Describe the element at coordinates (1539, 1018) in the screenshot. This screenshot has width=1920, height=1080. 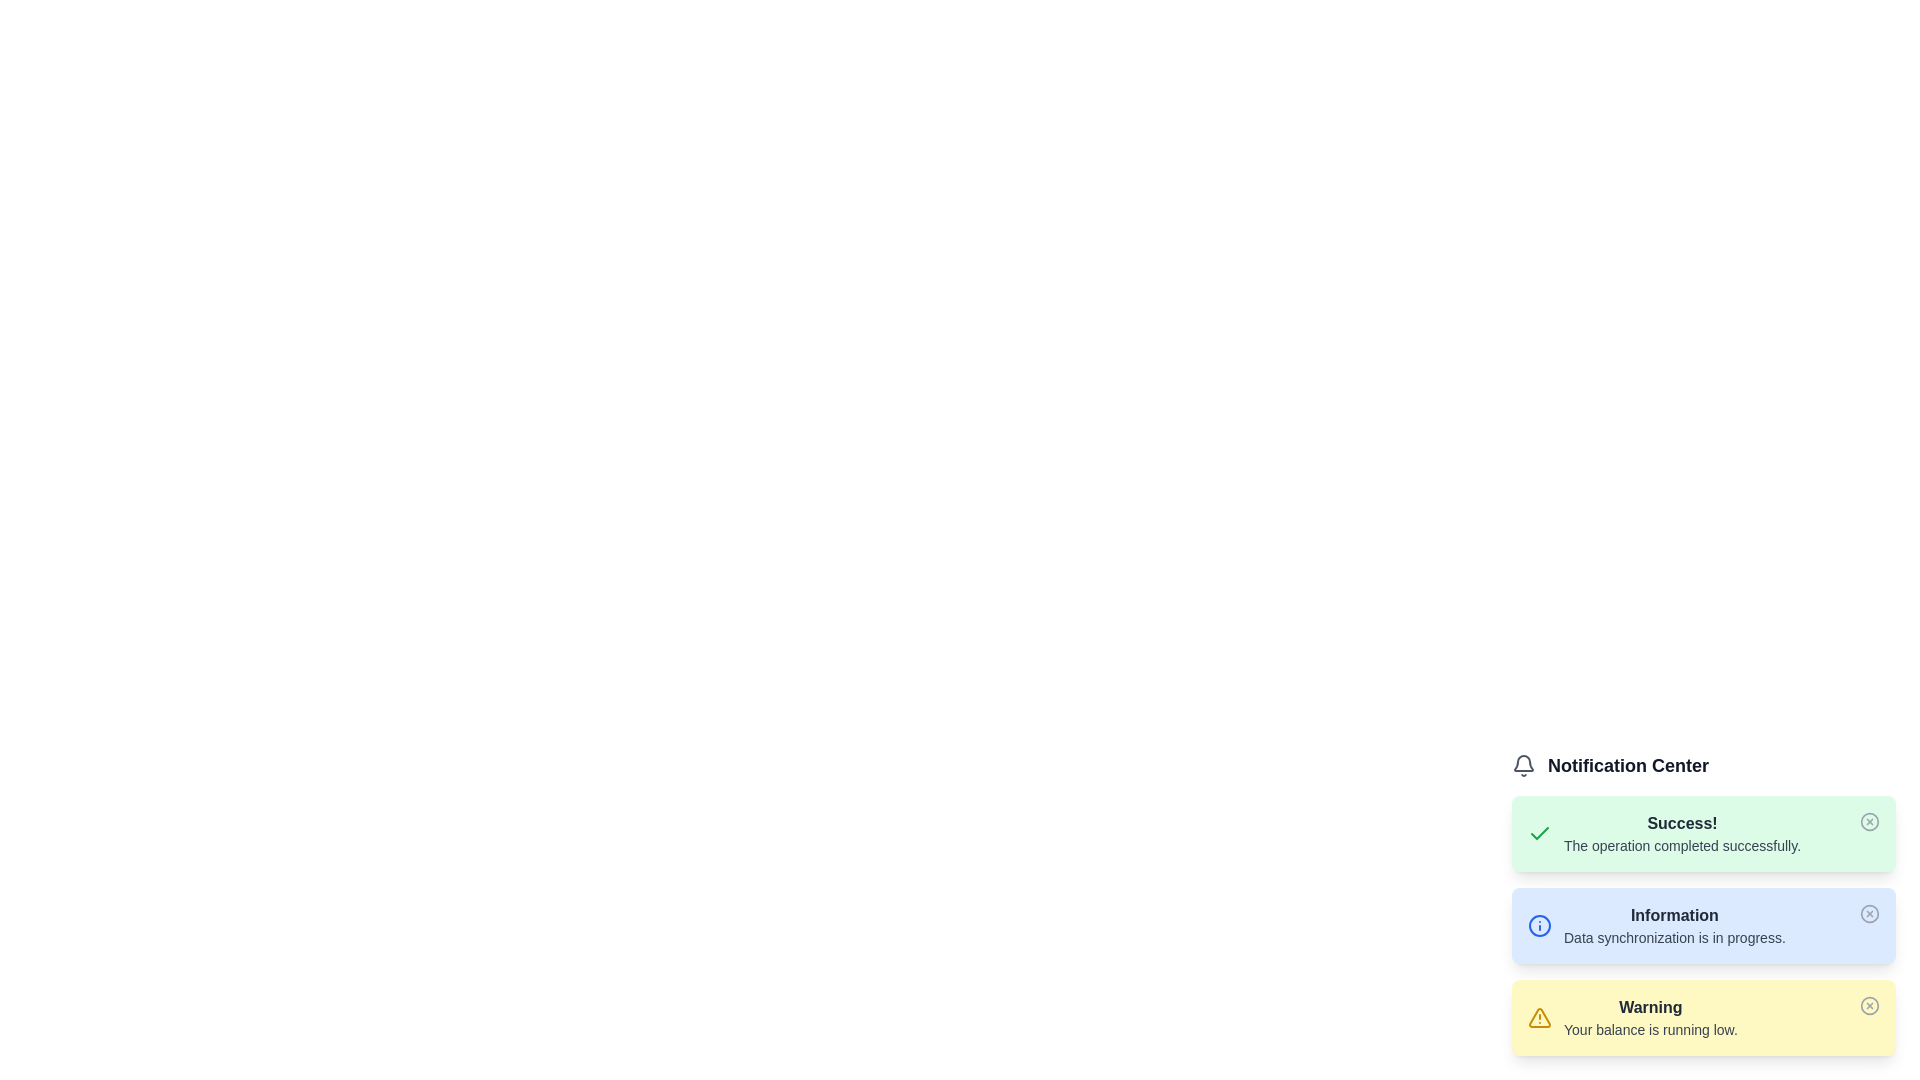
I see `the triangular alert icon with a yellow stroke located on the left side of the warning notification message in the Notification Center interface` at that location.